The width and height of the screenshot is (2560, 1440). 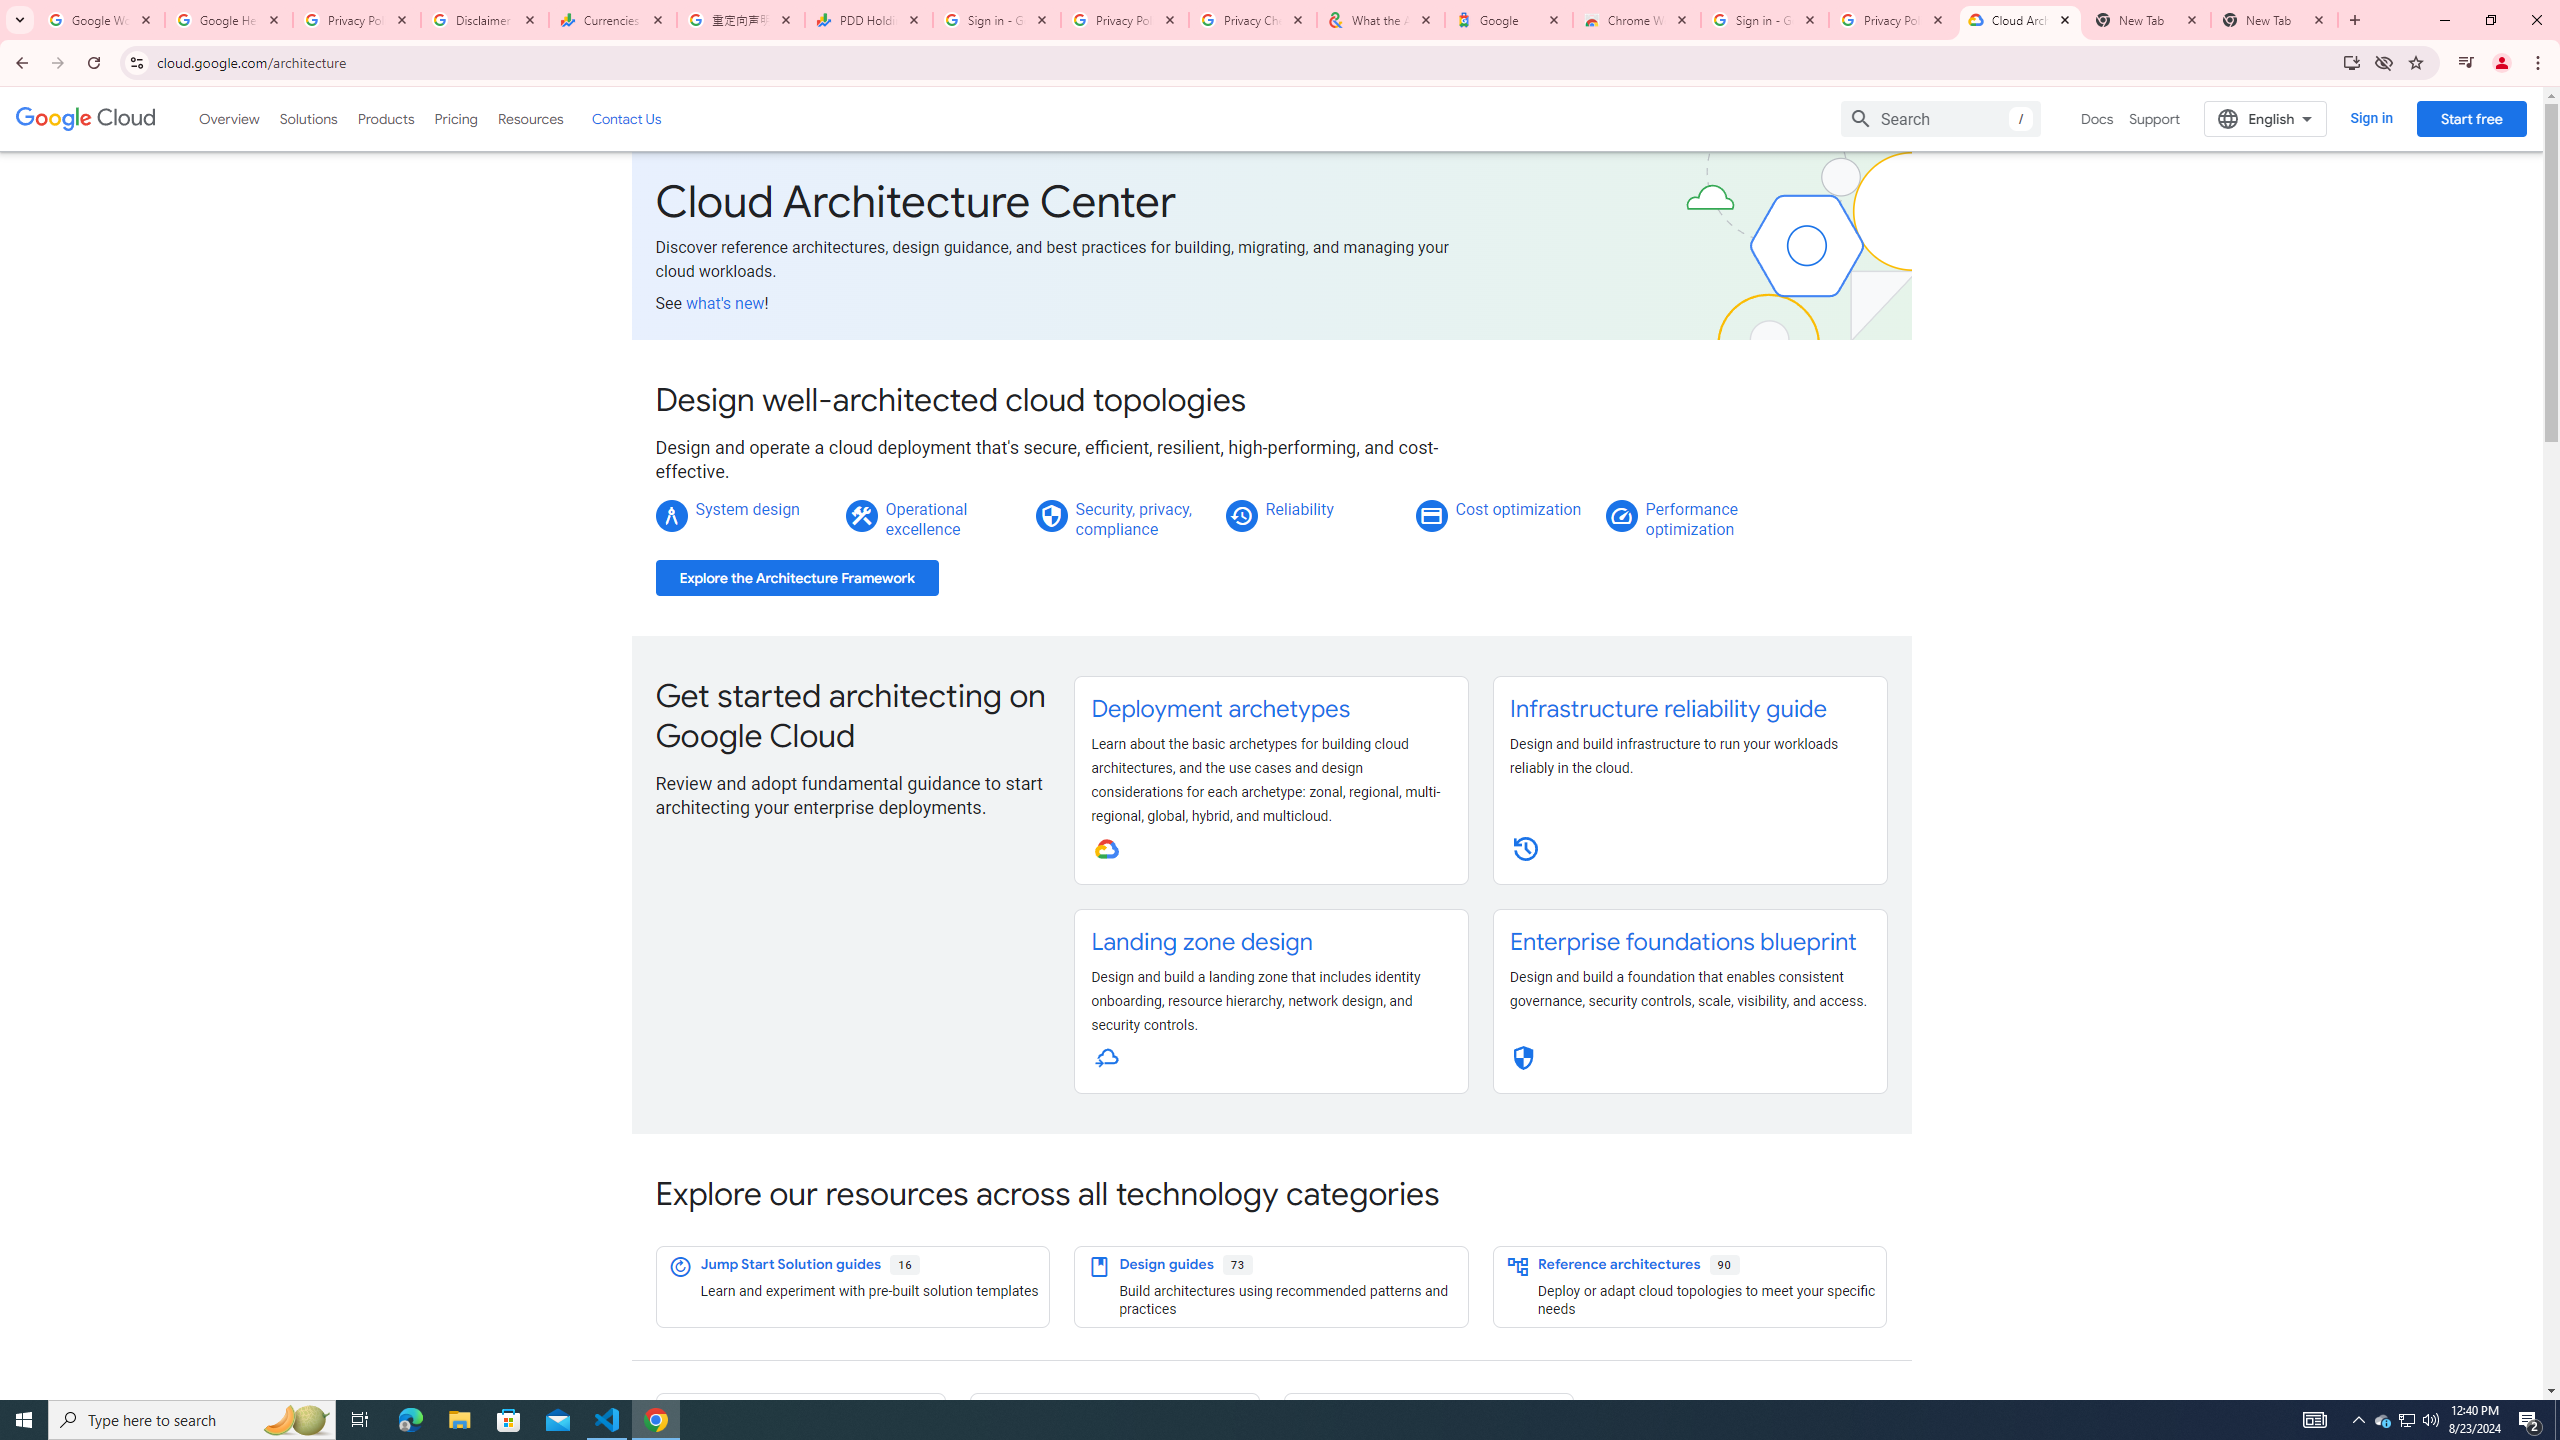 What do you see at coordinates (1133, 518) in the screenshot?
I see `'Security, privacy, compliance'` at bounding box center [1133, 518].